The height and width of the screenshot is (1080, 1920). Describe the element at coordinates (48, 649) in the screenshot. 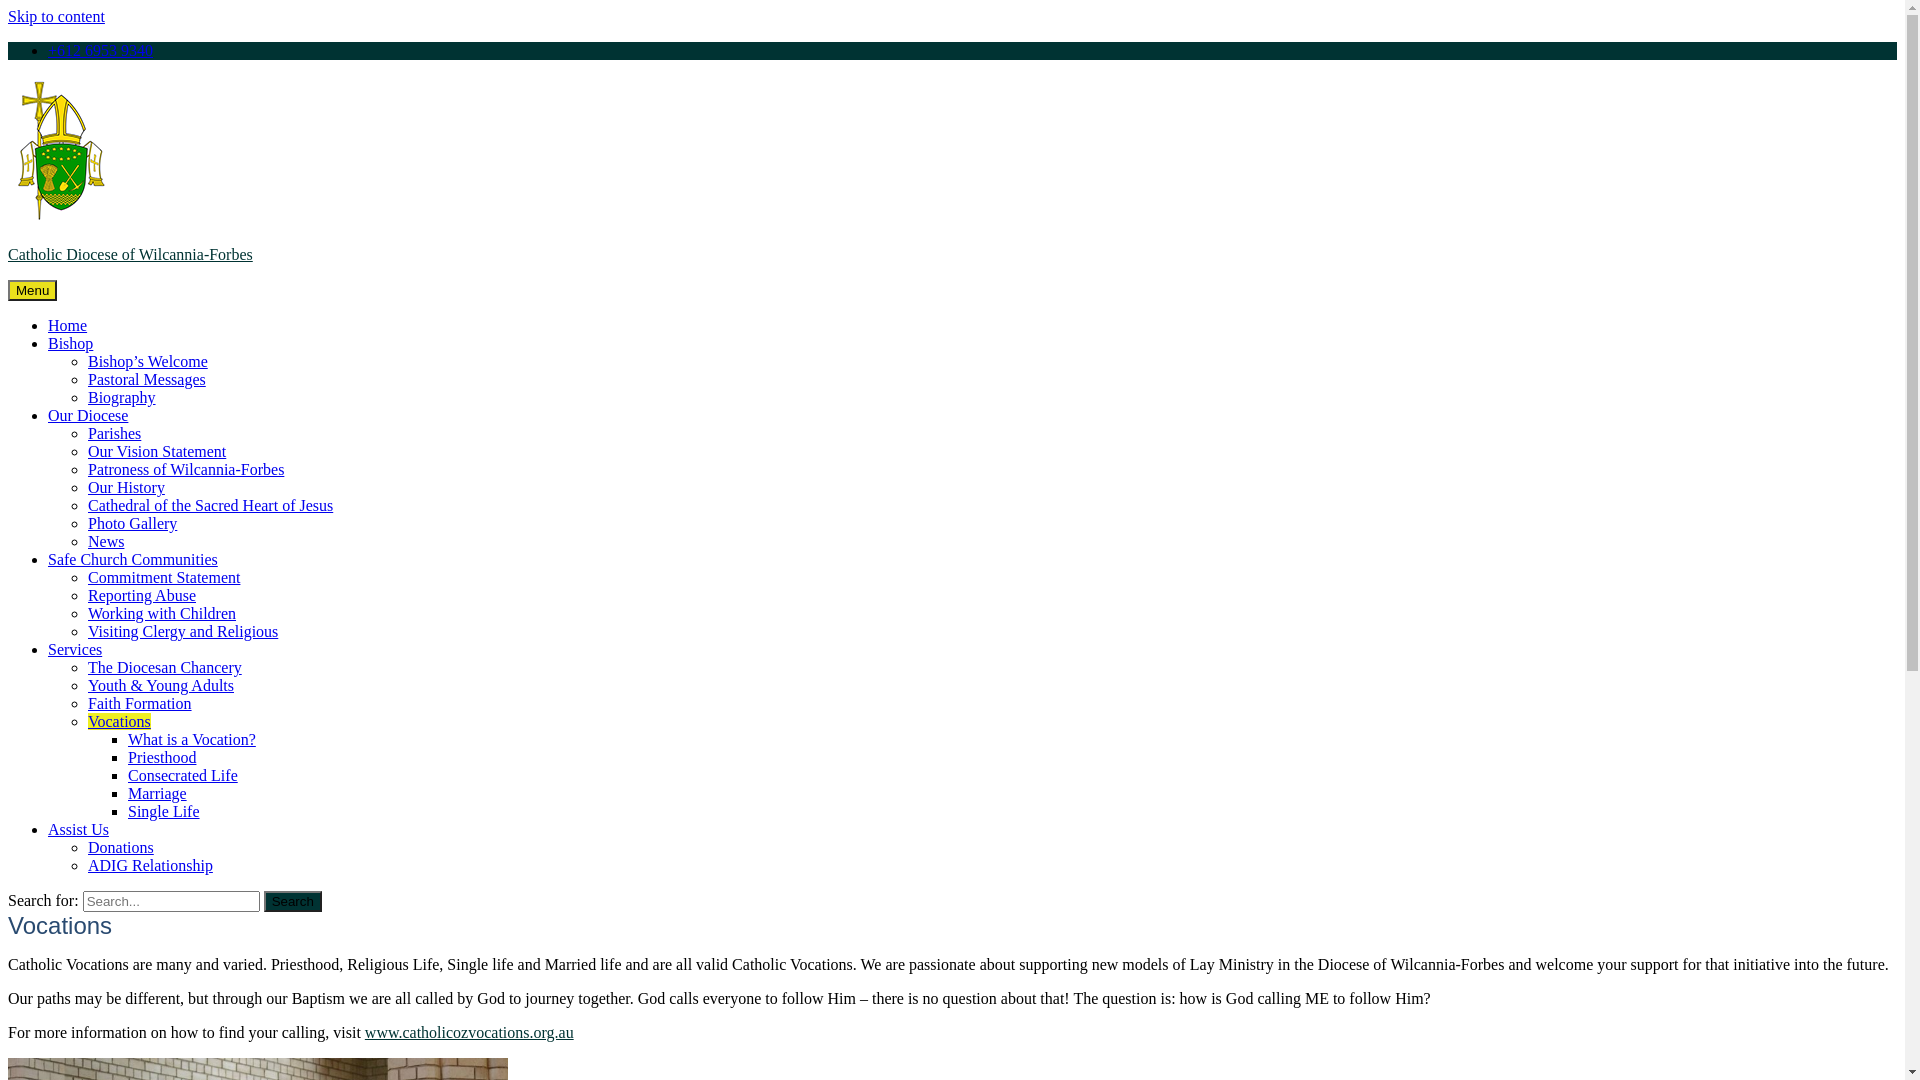

I see `'Services'` at that location.